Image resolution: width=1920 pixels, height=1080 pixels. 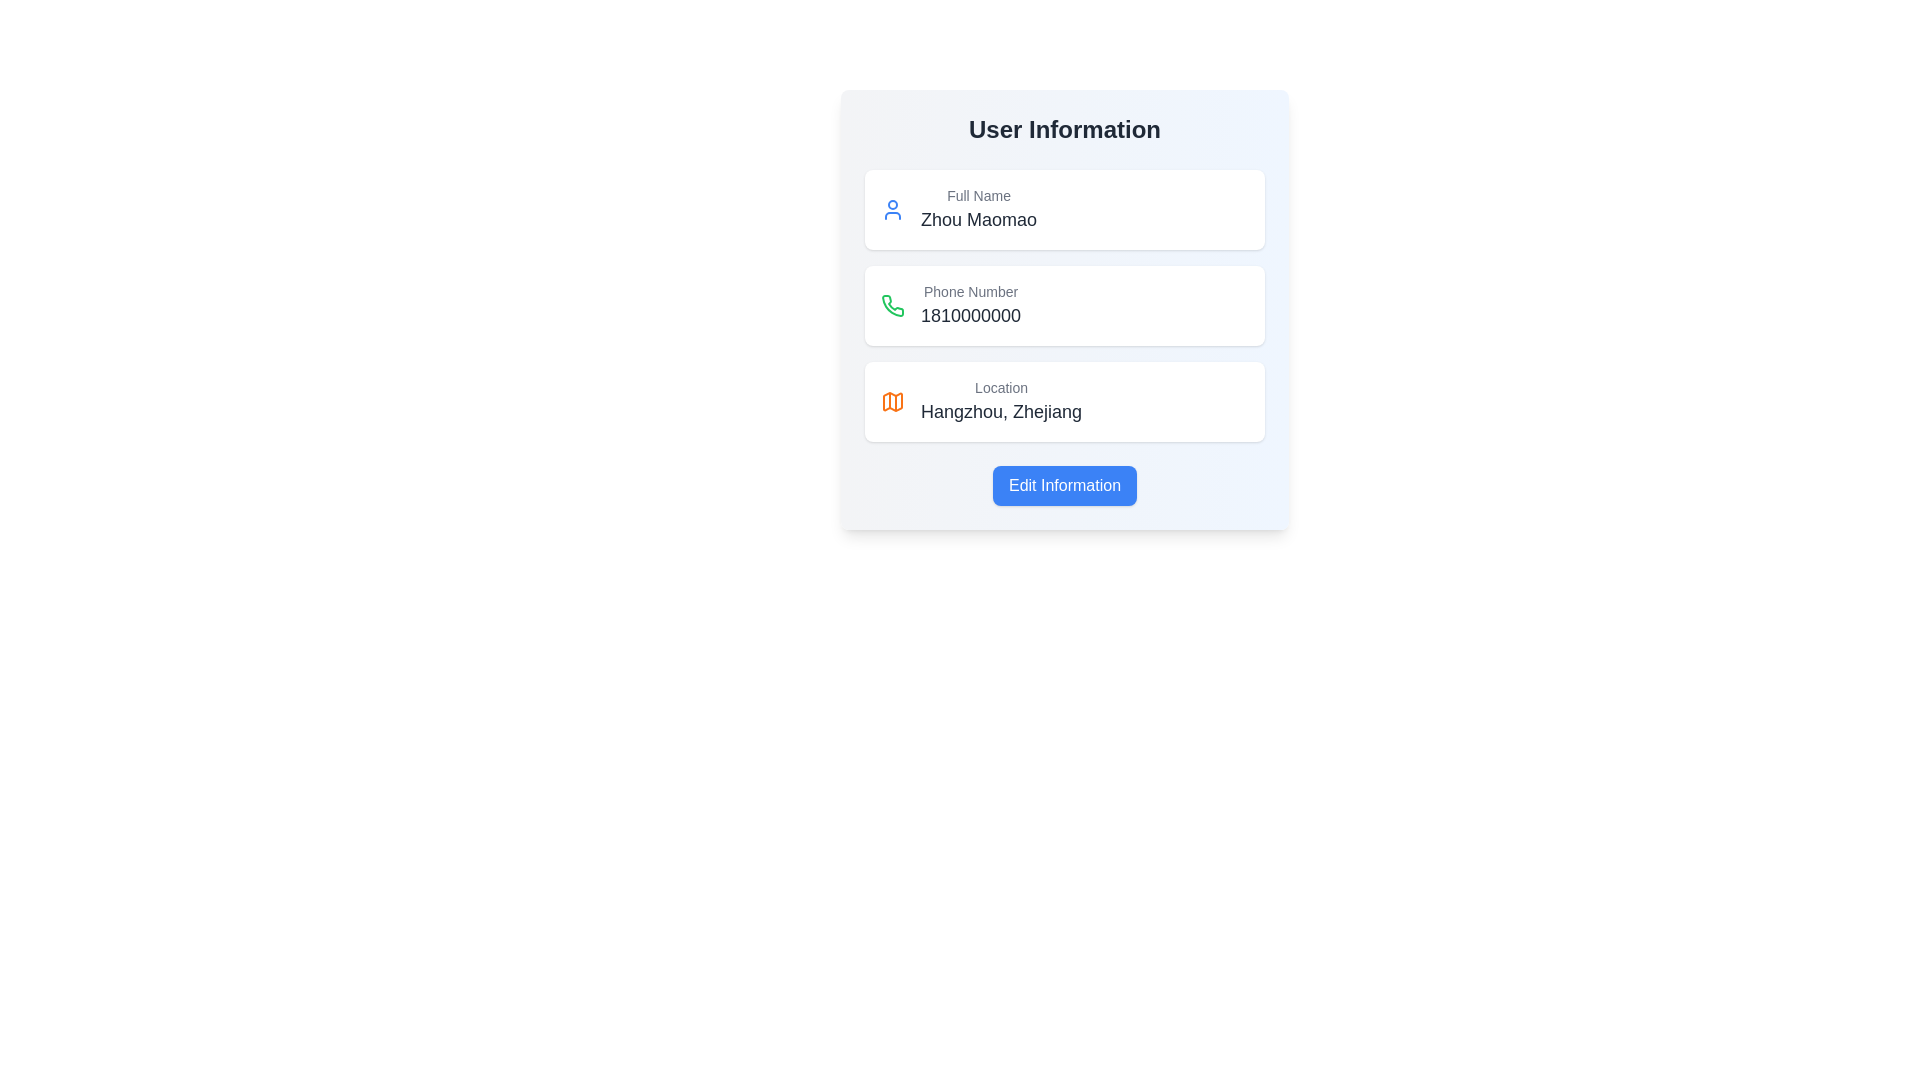 I want to click on the text label displaying 'Hangzhou, Zhejiang' which is styled in dark gray and located below the 'Location' label, so click(x=1001, y=411).